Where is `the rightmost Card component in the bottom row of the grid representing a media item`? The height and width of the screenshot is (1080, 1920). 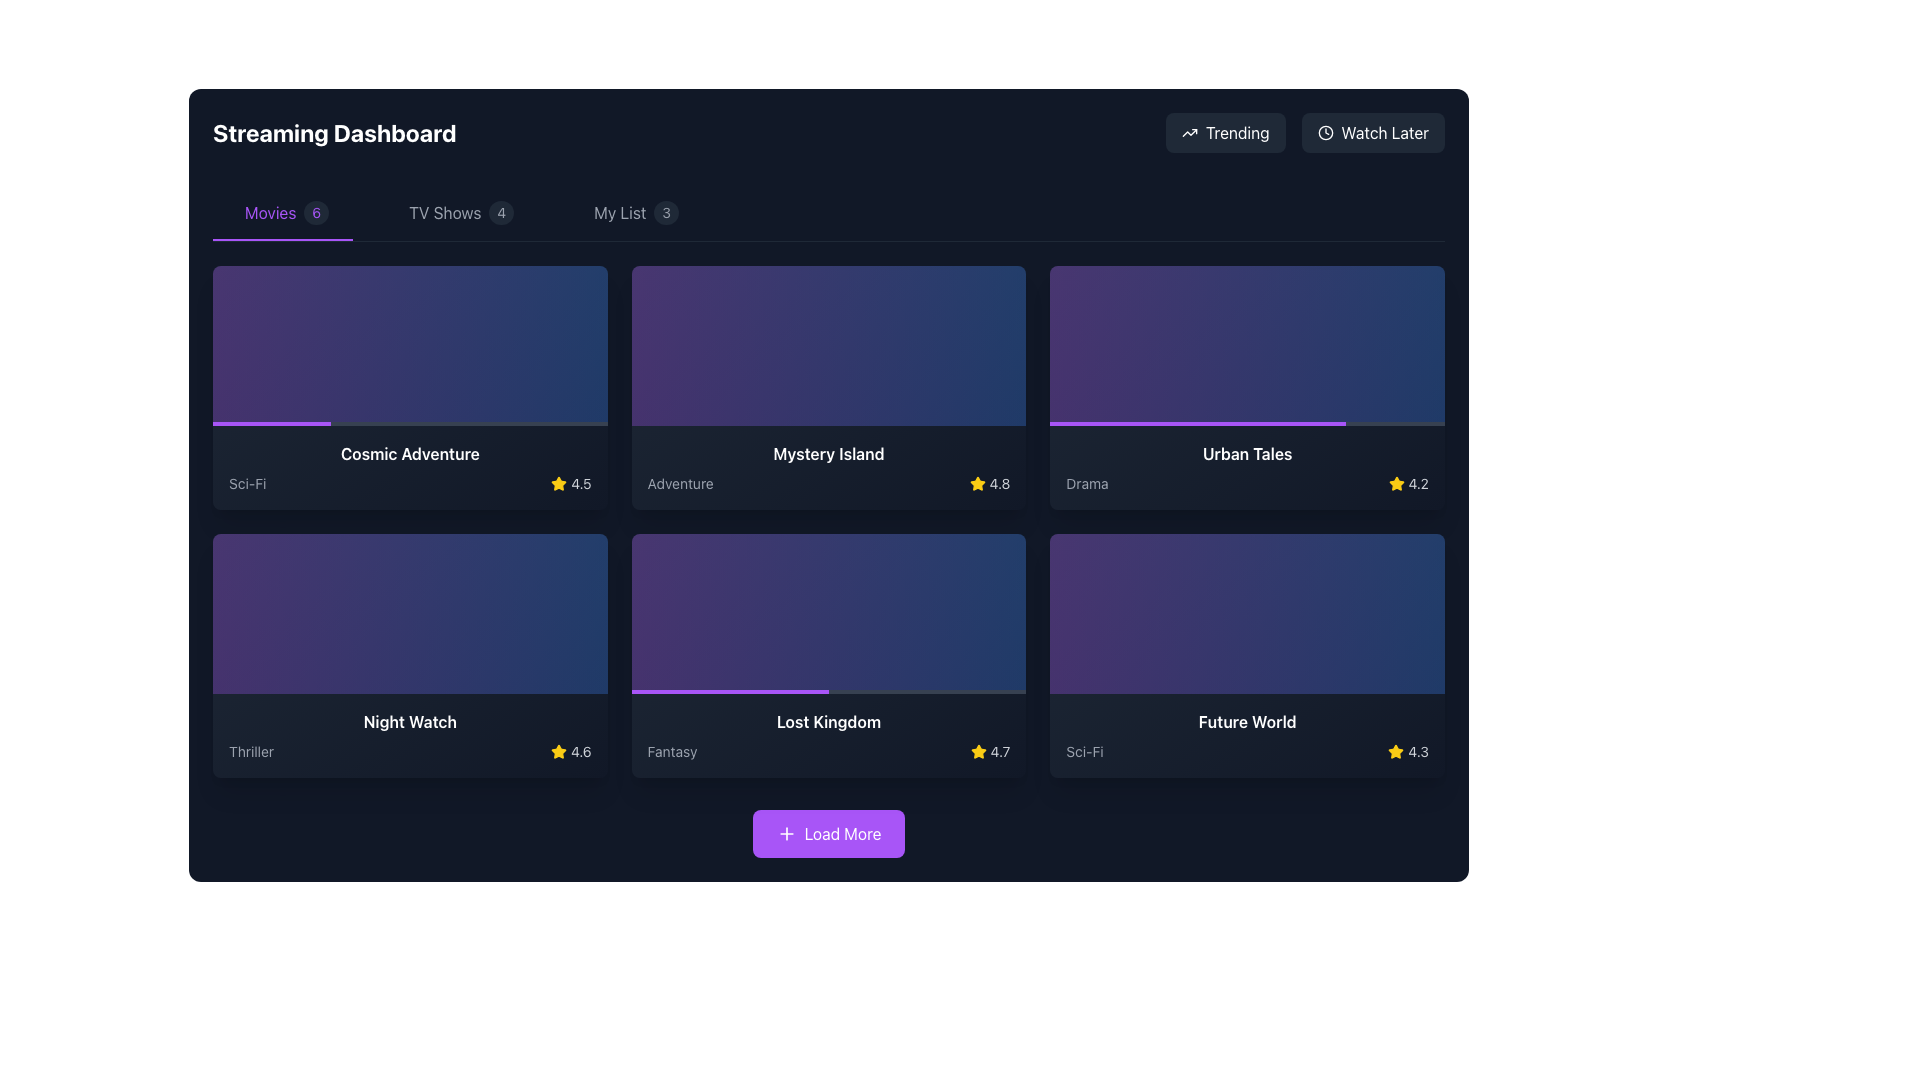 the rightmost Card component in the bottom row of the grid representing a media item is located at coordinates (1246, 736).